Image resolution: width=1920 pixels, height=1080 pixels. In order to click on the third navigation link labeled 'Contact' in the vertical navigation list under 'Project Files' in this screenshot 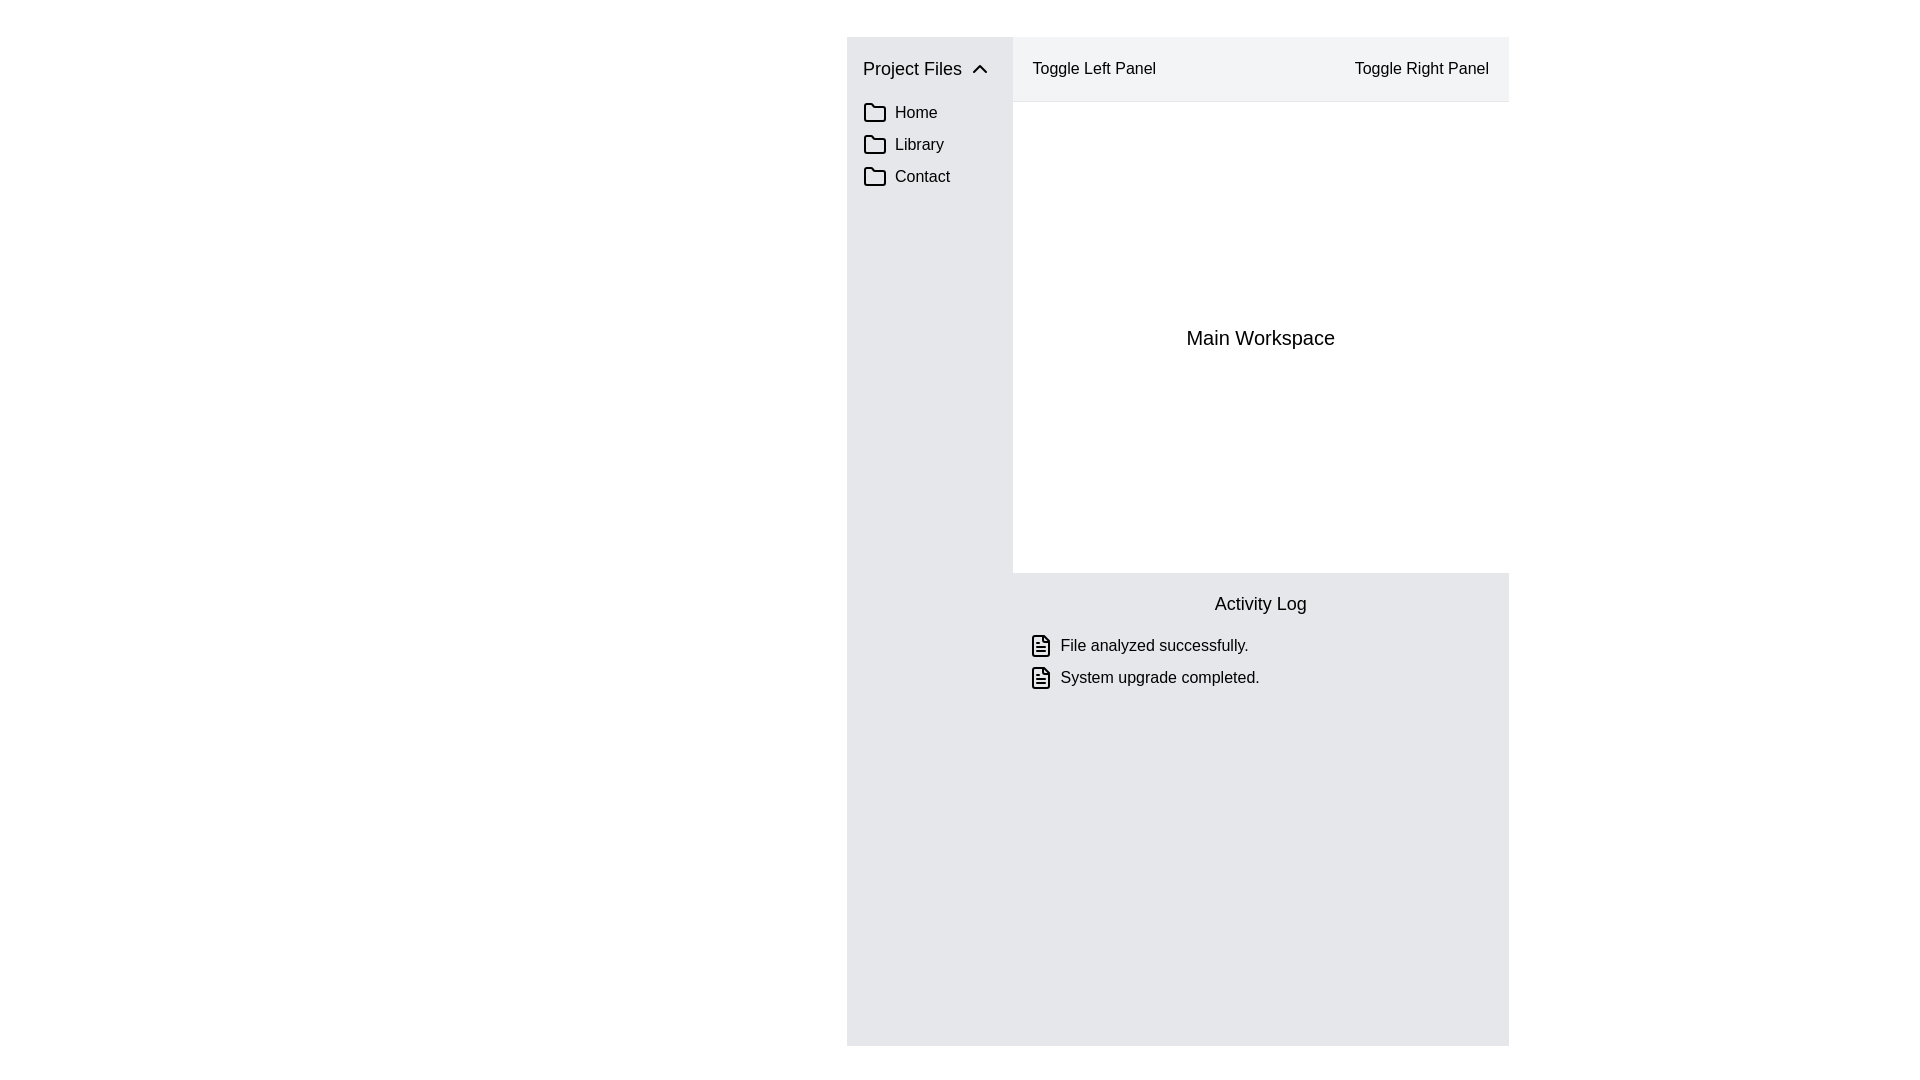, I will do `click(928, 176)`.